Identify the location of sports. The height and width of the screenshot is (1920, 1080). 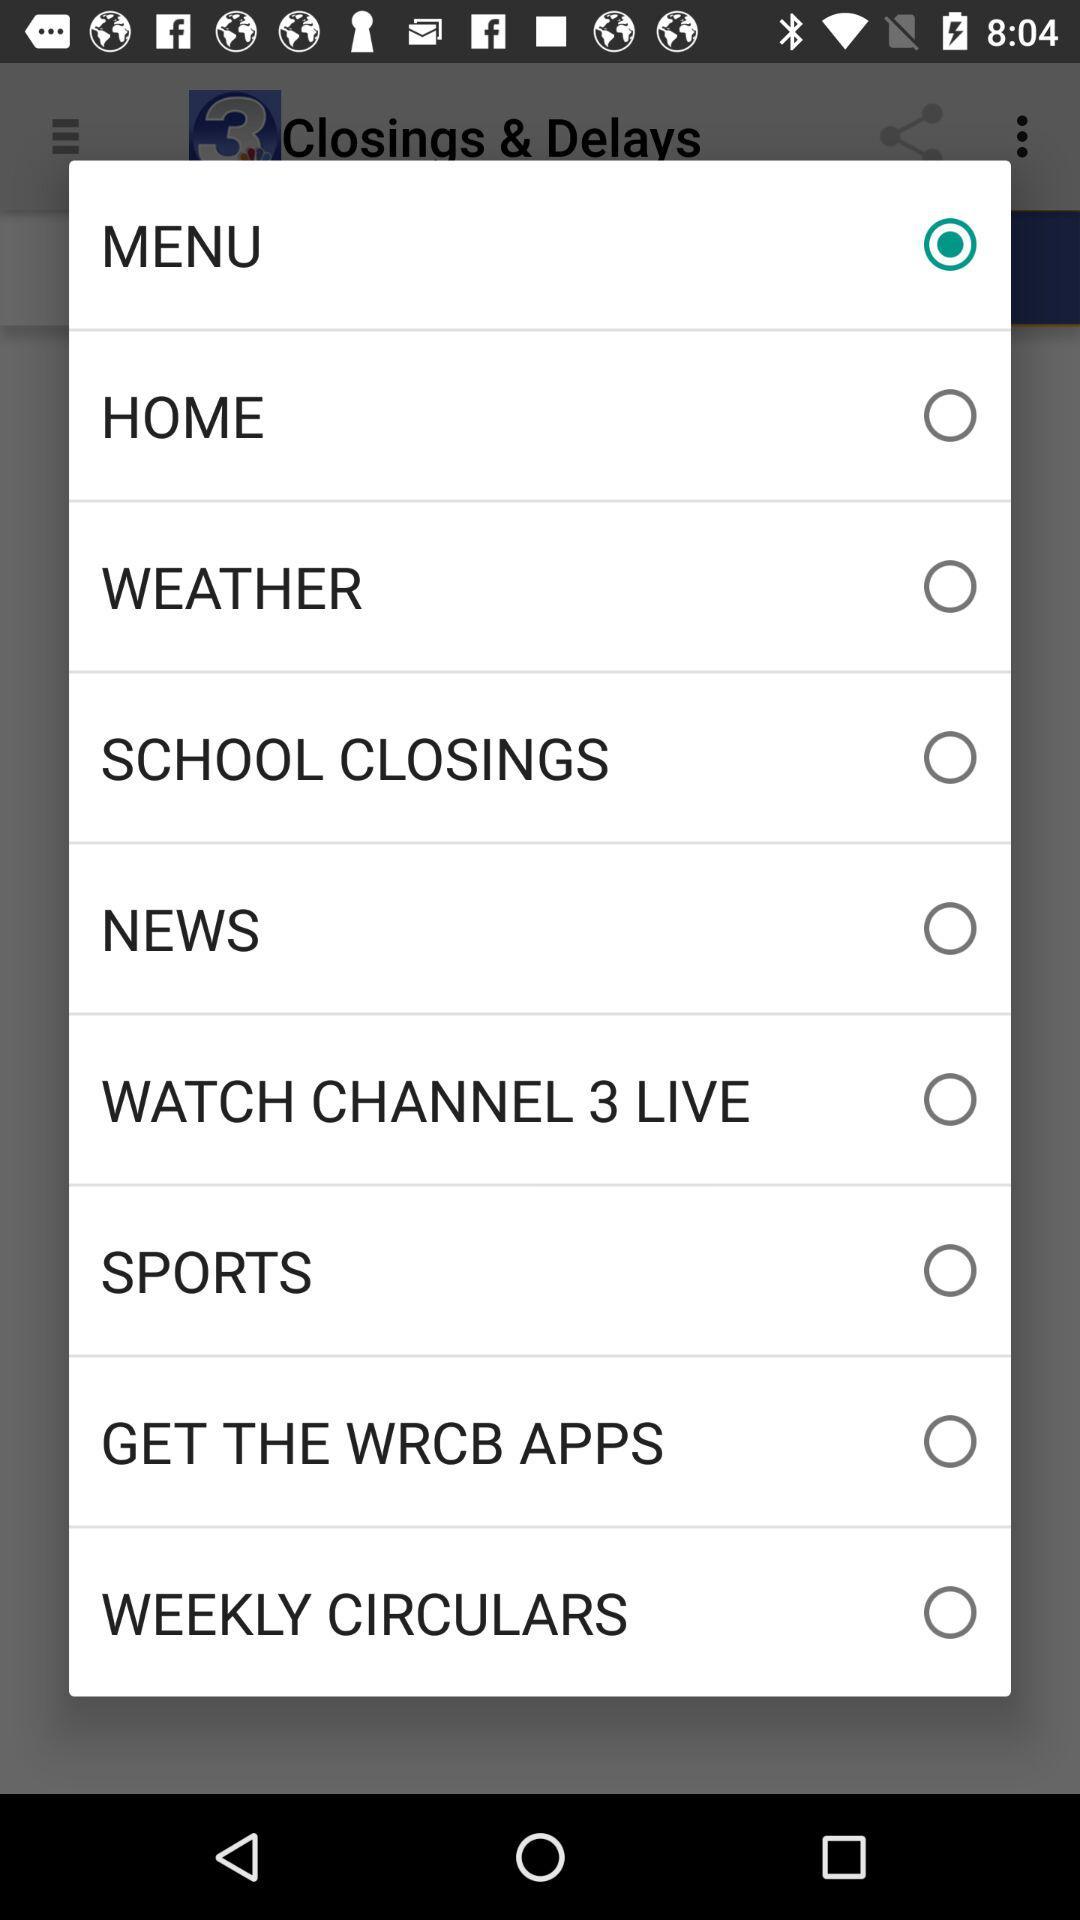
(540, 1269).